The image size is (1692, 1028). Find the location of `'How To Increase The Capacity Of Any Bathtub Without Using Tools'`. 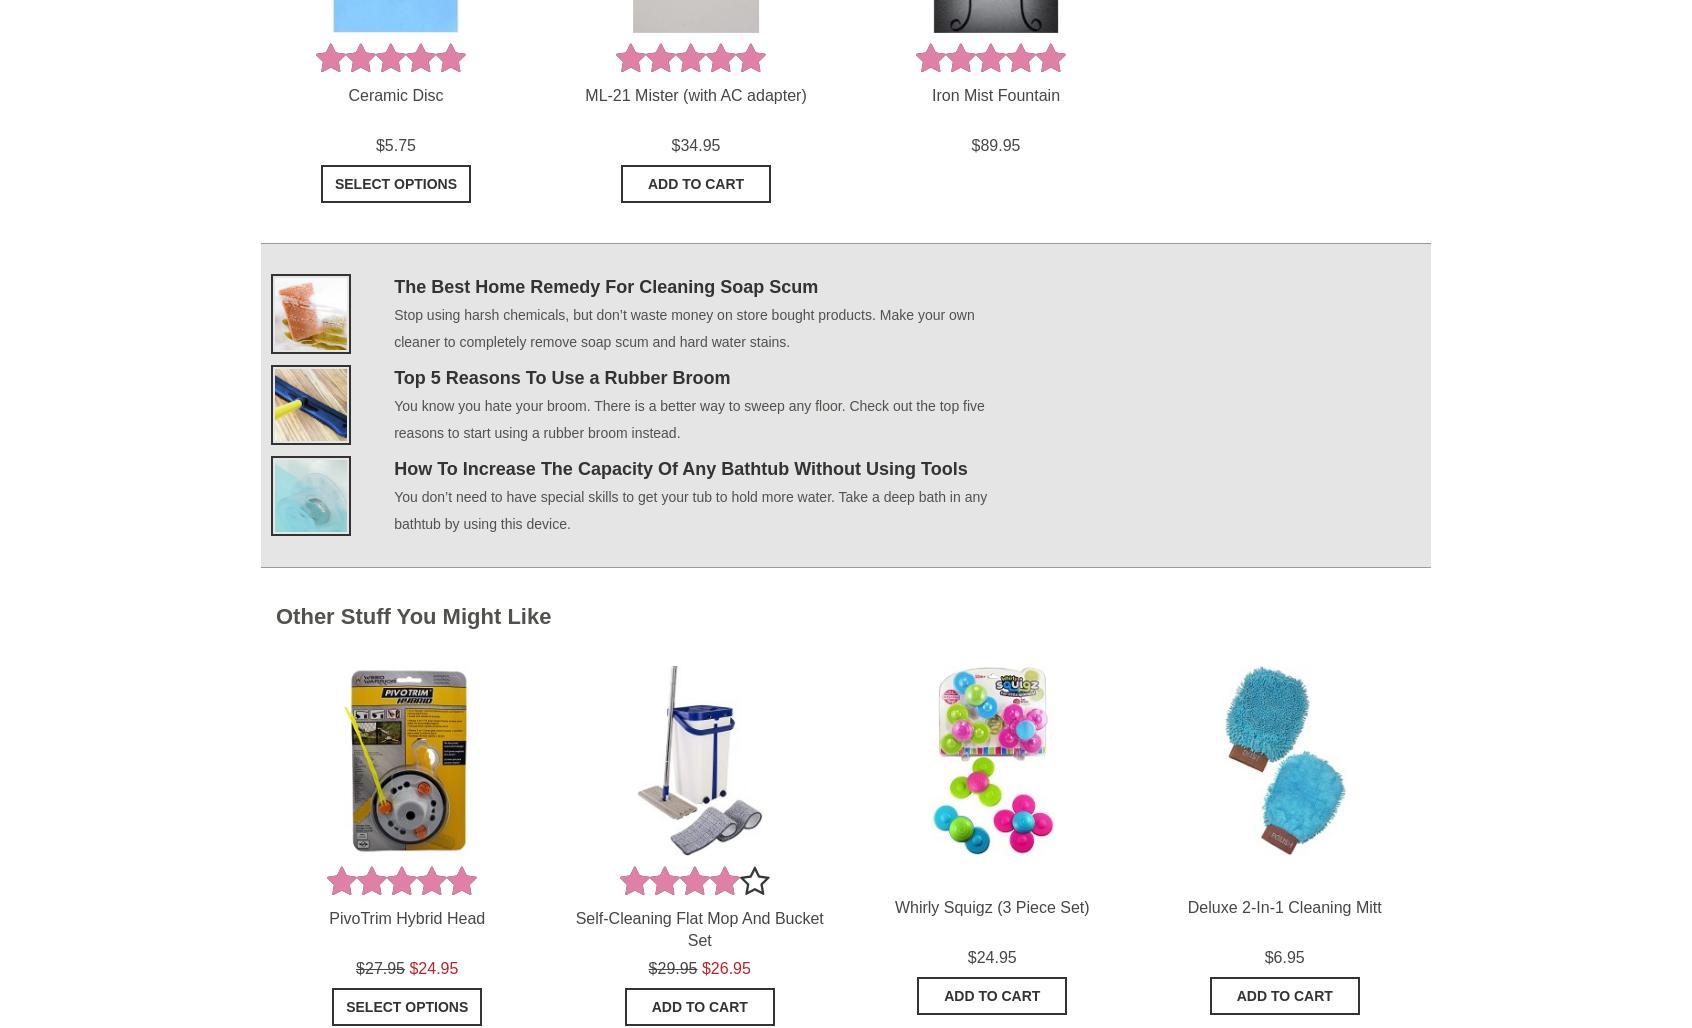

'How To Increase The Capacity Of Any Bathtub Without Using Tools' is located at coordinates (394, 467).